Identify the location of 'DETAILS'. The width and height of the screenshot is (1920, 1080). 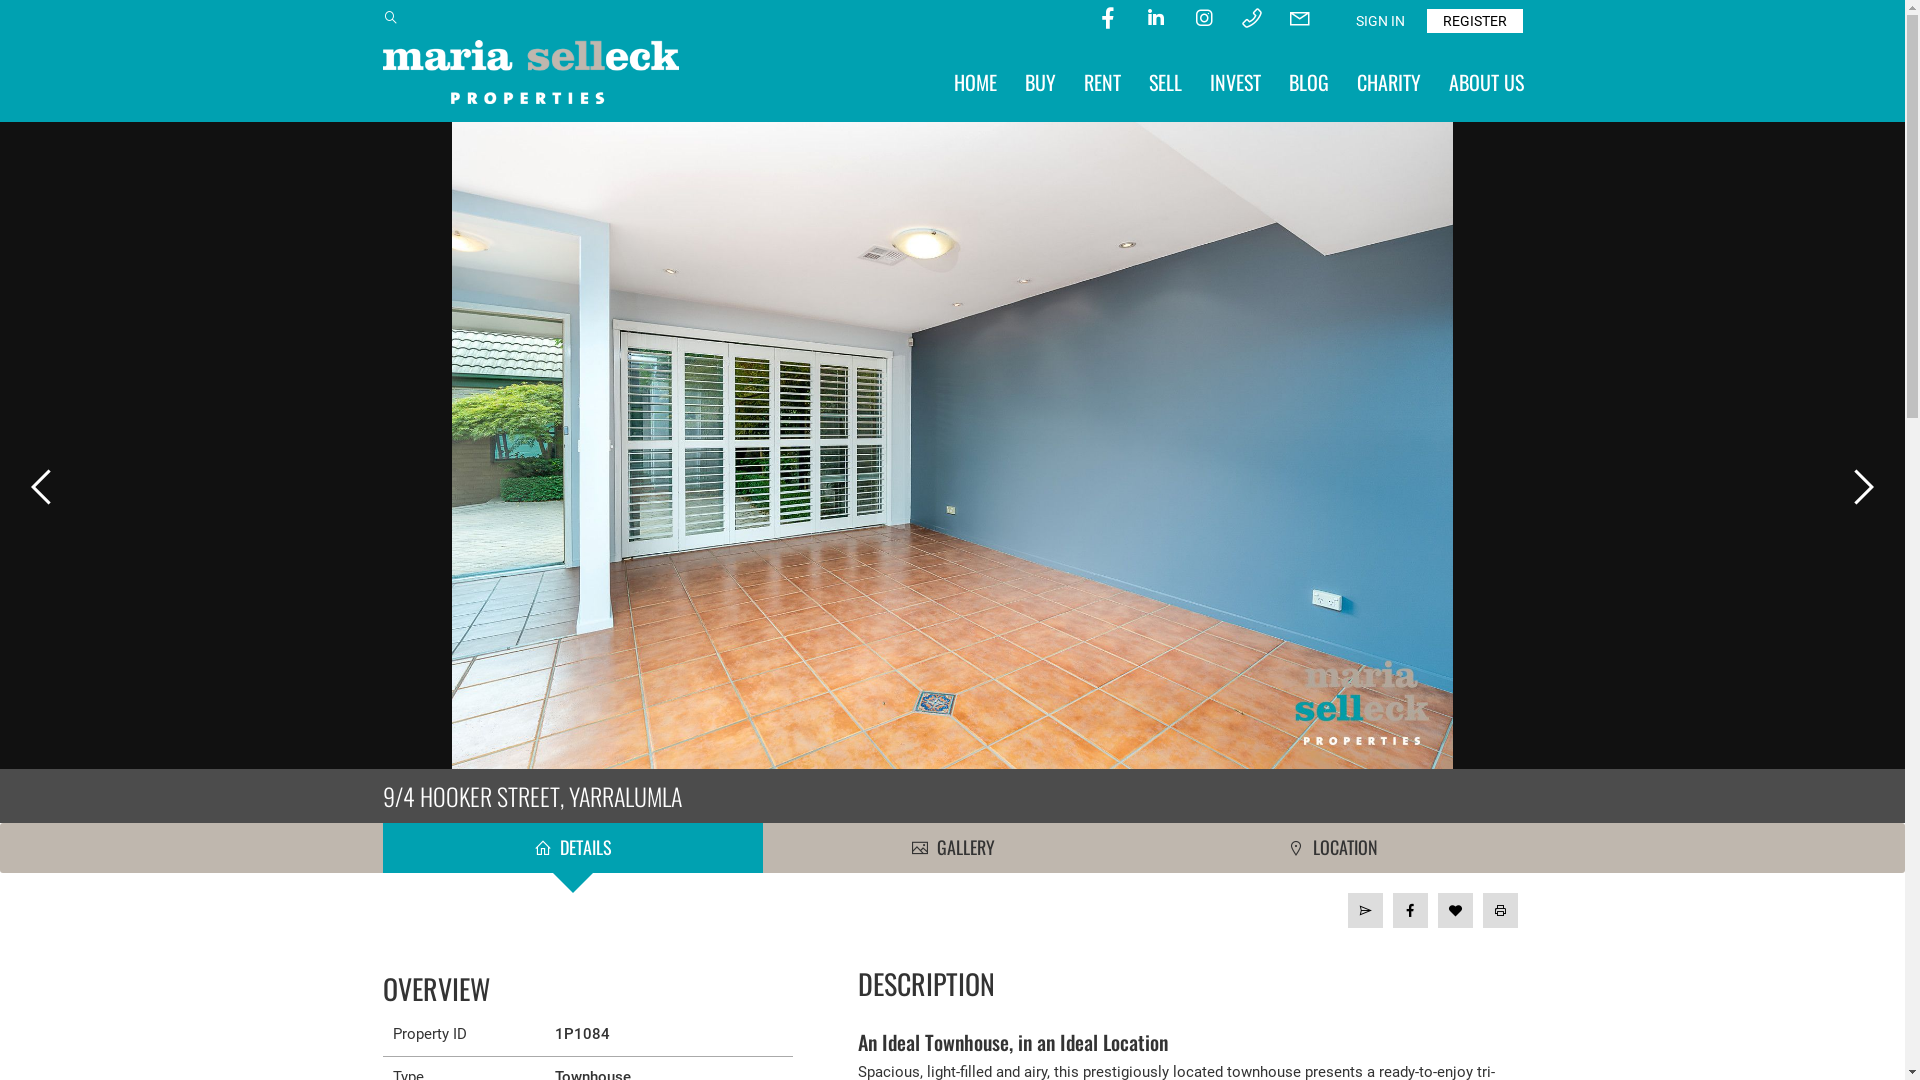
(570, 848).